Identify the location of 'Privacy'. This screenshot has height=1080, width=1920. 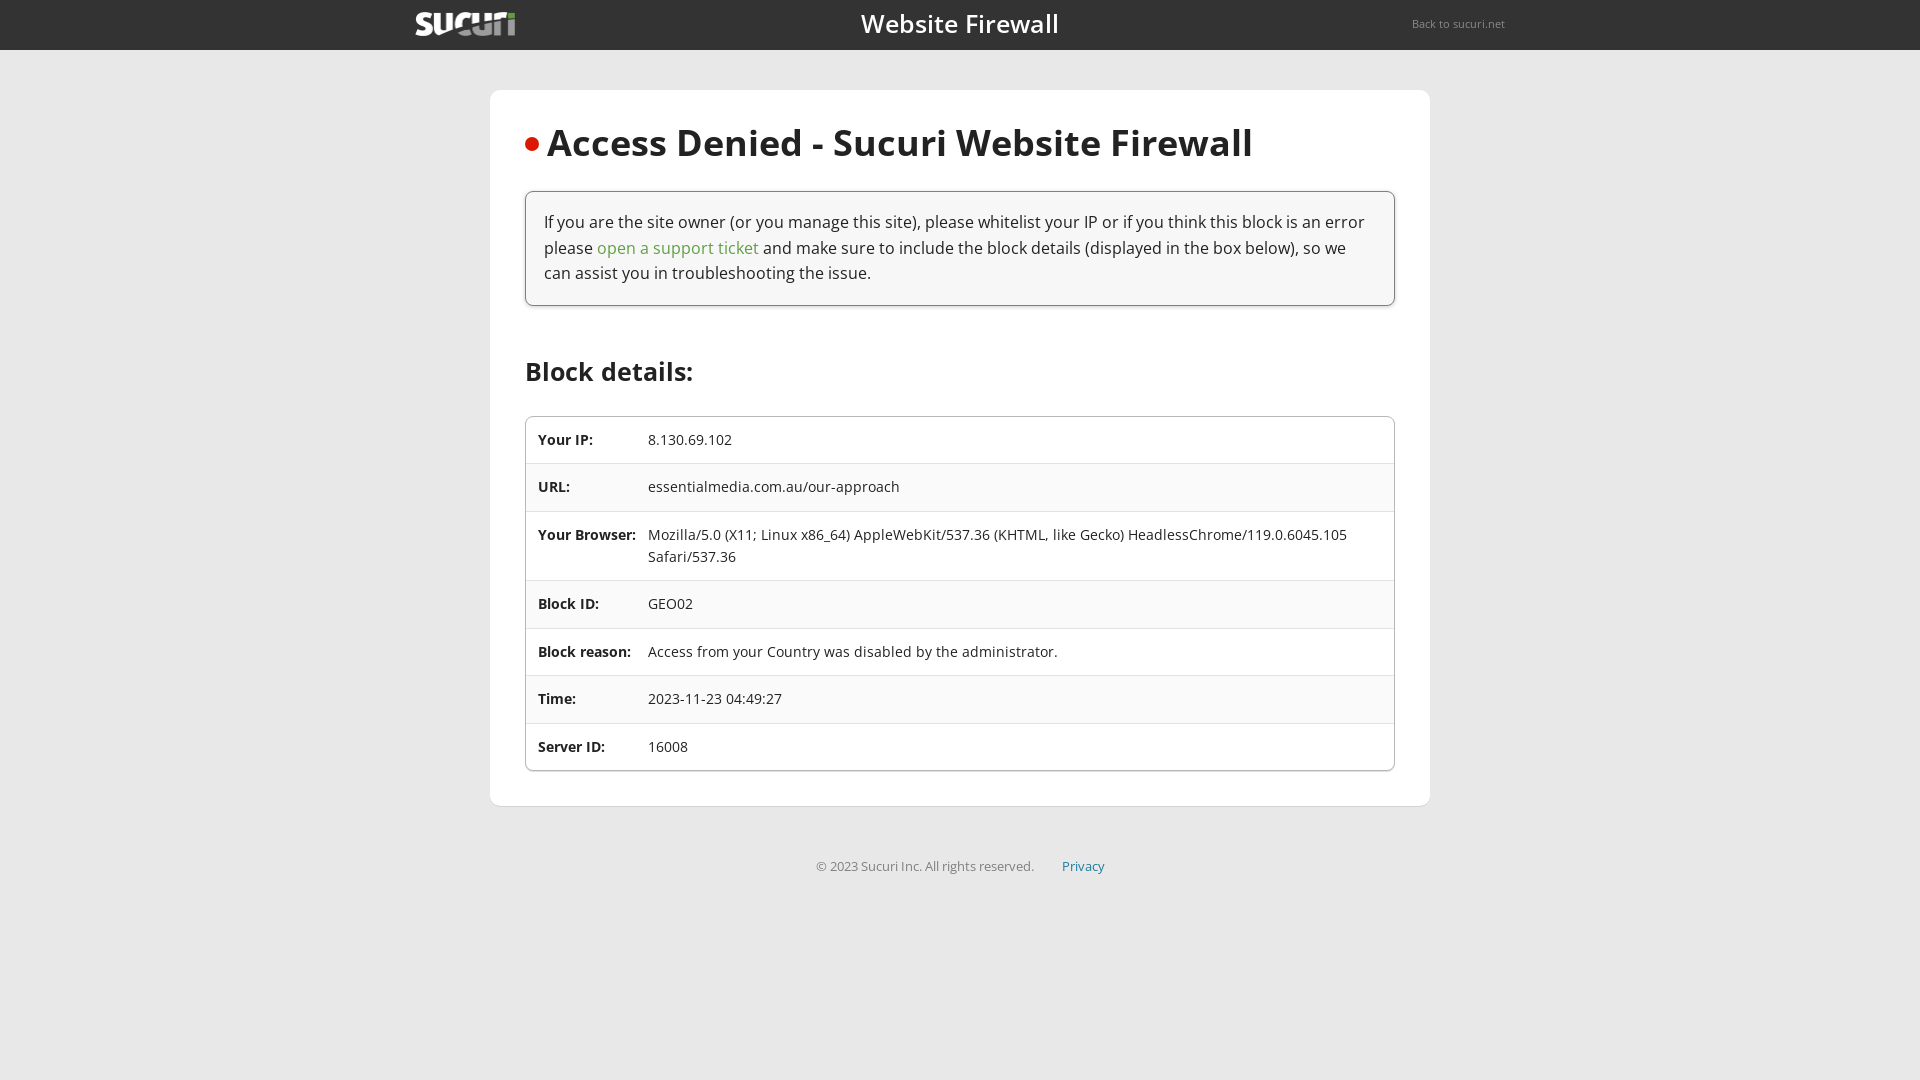
(1082, 865).